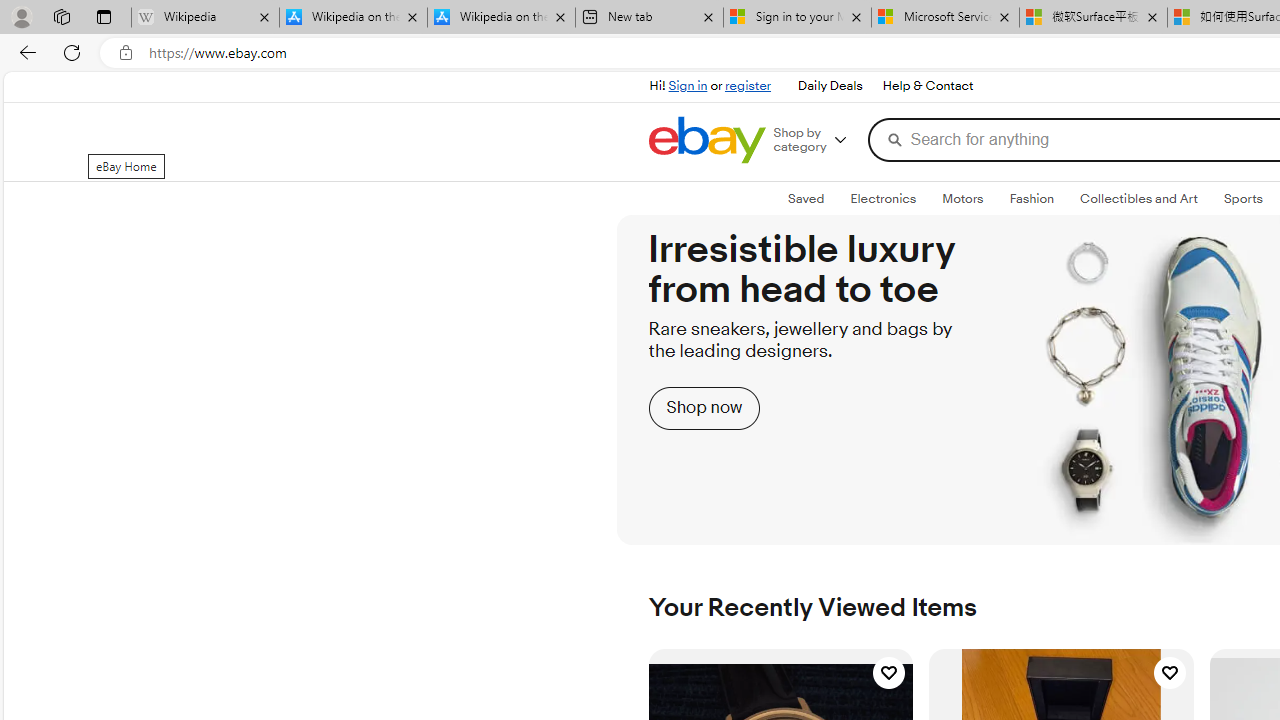 Image resolution: width=1280 pixels, height=720 pixels. I want to click on 'FashionExpand: Fashion', so click(1031, 199).